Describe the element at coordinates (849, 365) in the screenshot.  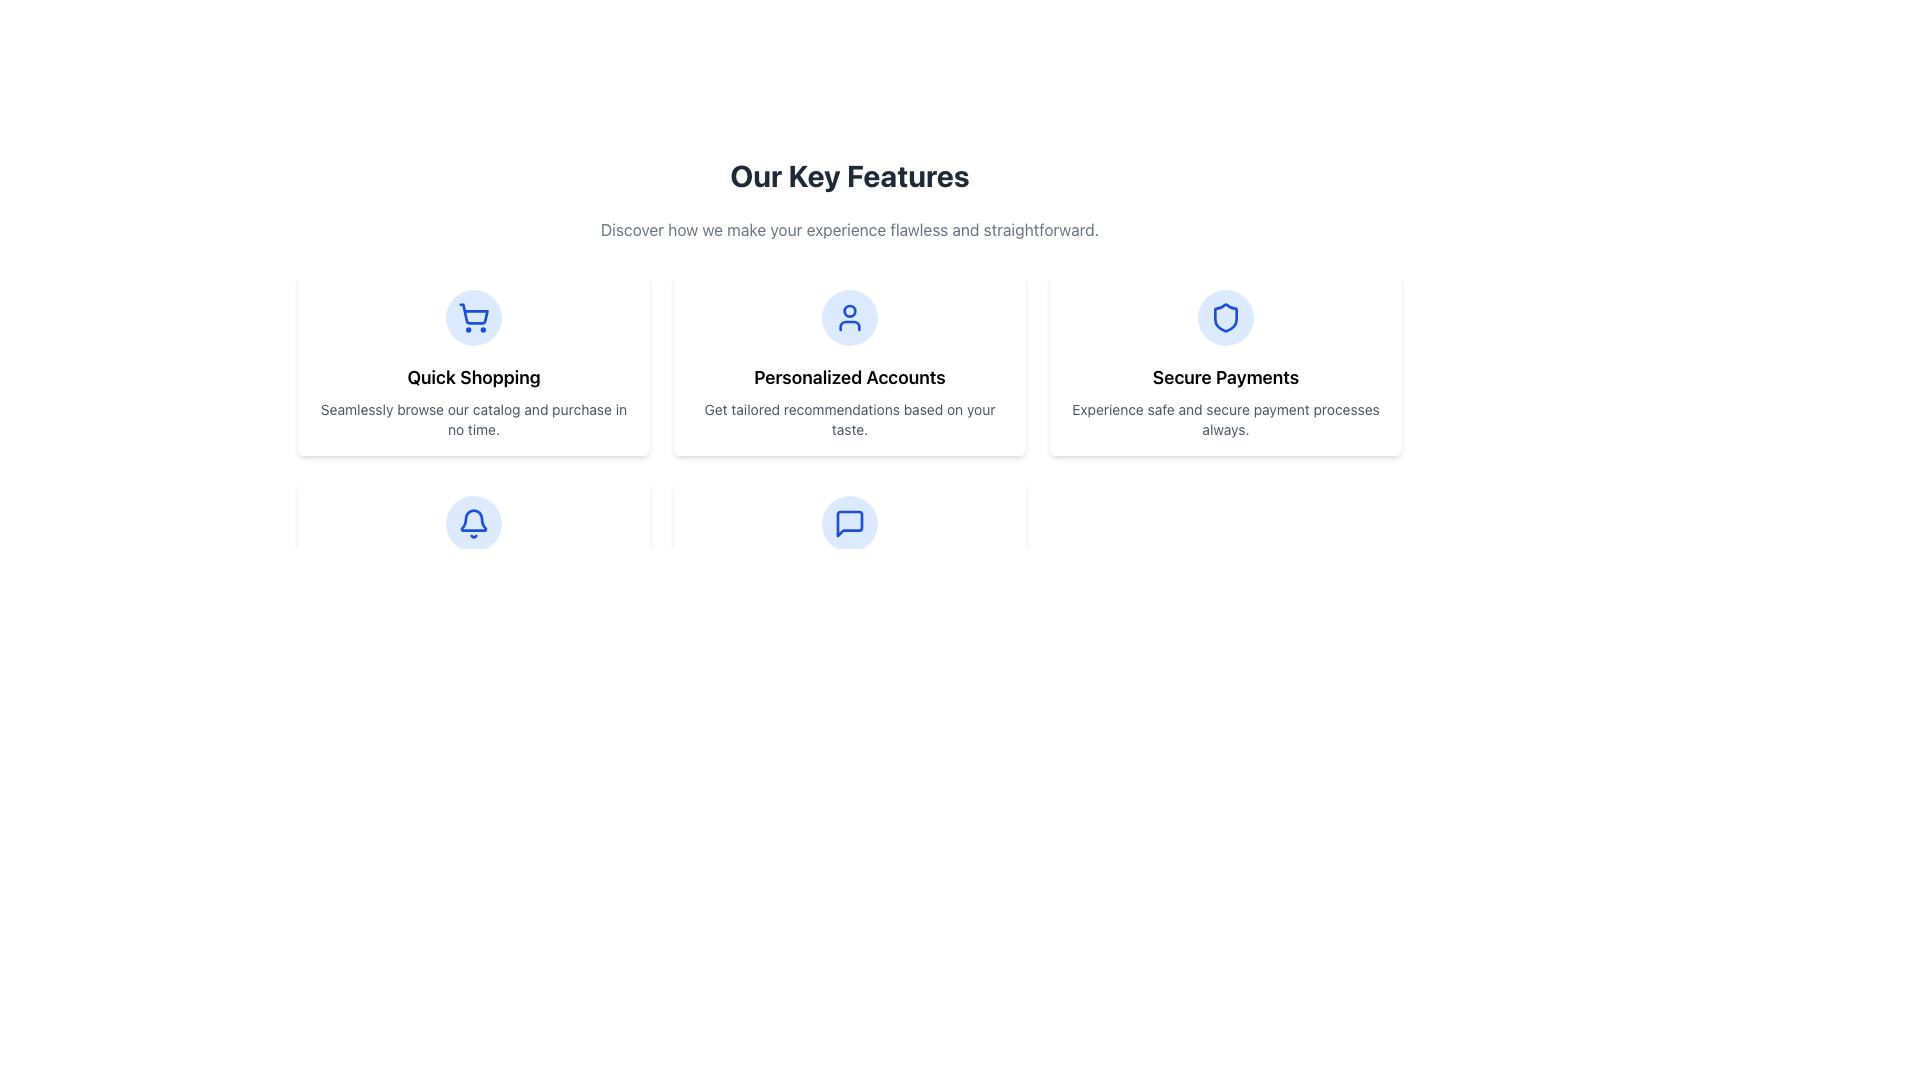
I see `the second feature card in the grid layout, which provides personalized account recommendations, located below the heading 'Our Key Features.'` at that location.